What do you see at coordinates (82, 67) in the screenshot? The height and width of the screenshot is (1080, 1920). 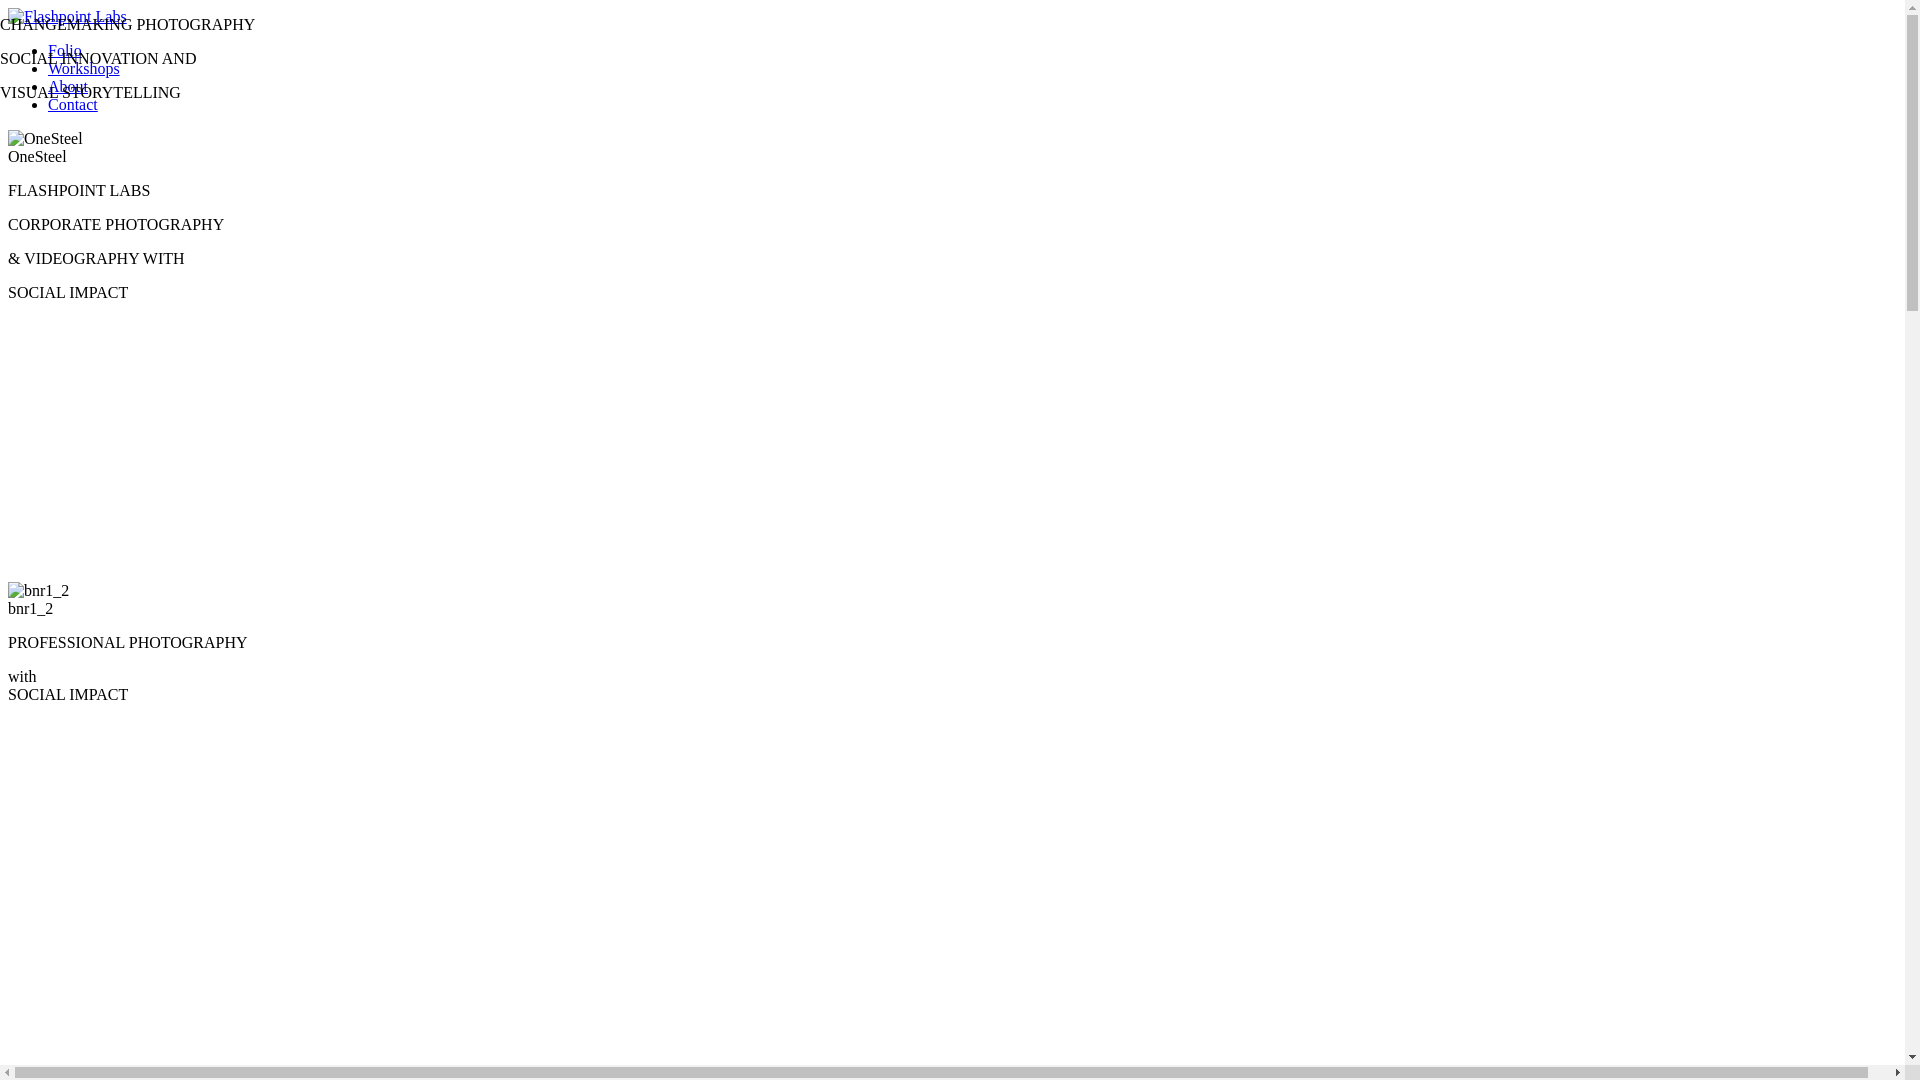 I see `'Workshops'` at bounding box center [82, 67].